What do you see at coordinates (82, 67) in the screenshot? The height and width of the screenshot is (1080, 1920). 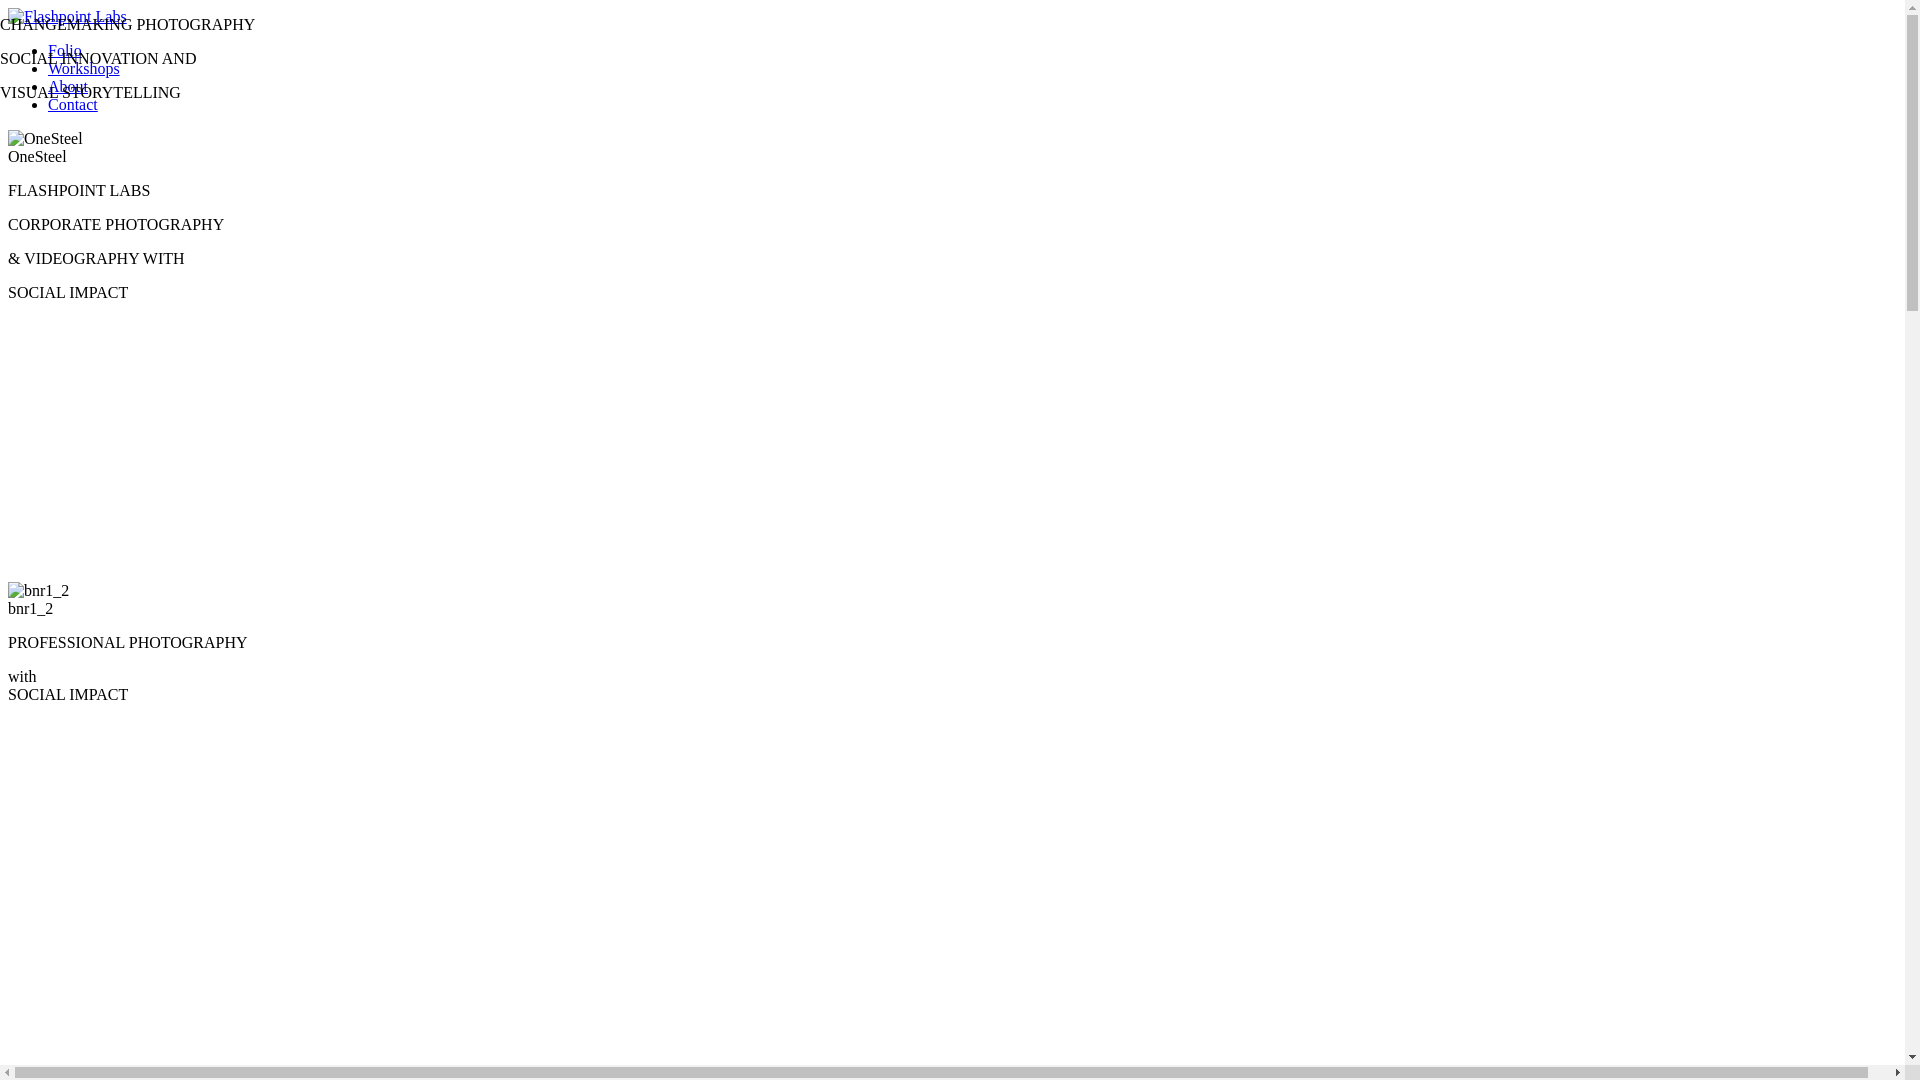 I see `'Workshops'` at bounding box center [82, 67].